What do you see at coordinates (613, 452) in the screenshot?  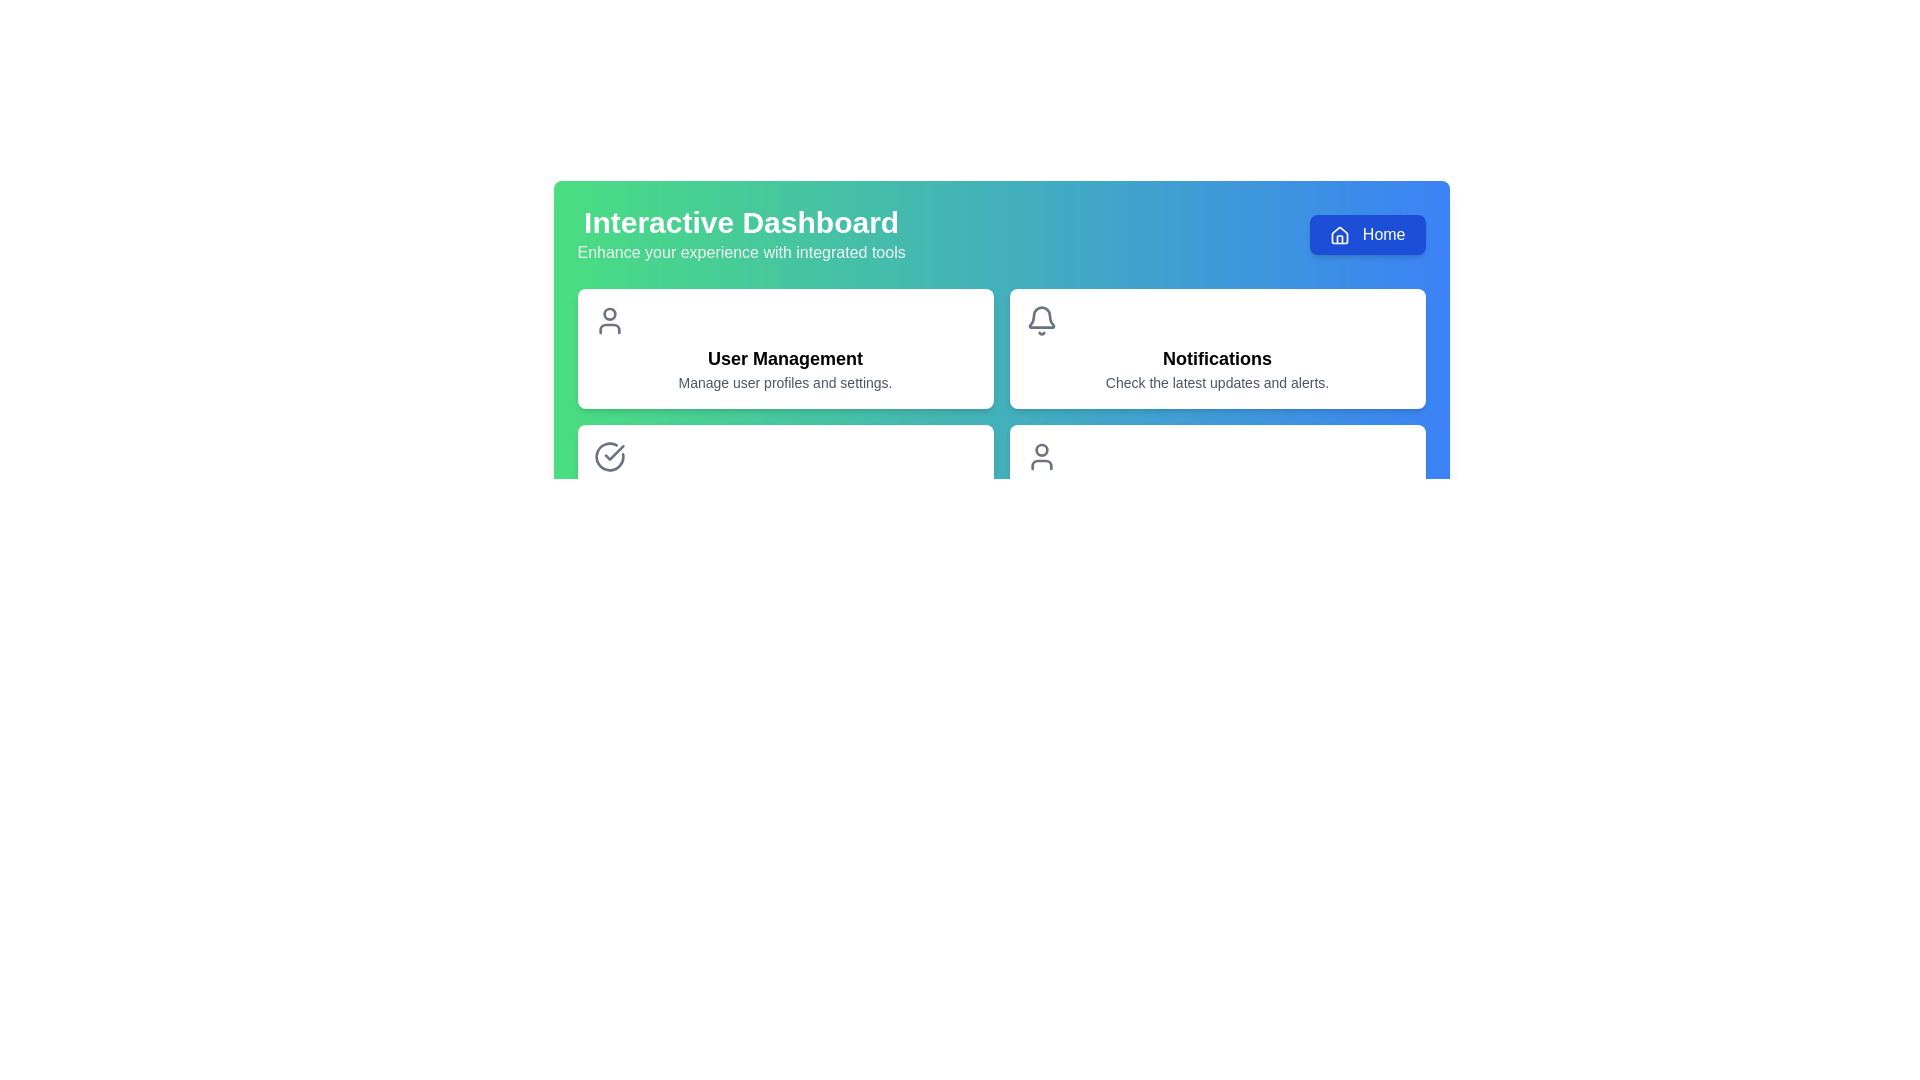 I see `the function of the check mark icon located within the 'User Management' card, positioned below the circular icon` at bounding box center [613, 452].